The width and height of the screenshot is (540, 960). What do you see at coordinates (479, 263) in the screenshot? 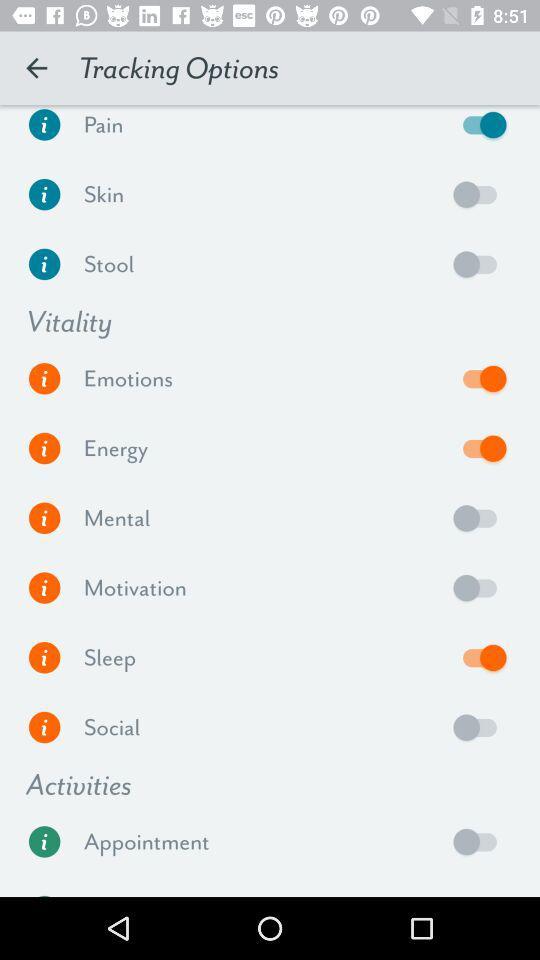
I see `activate stool` at bounding box center [479, 263].